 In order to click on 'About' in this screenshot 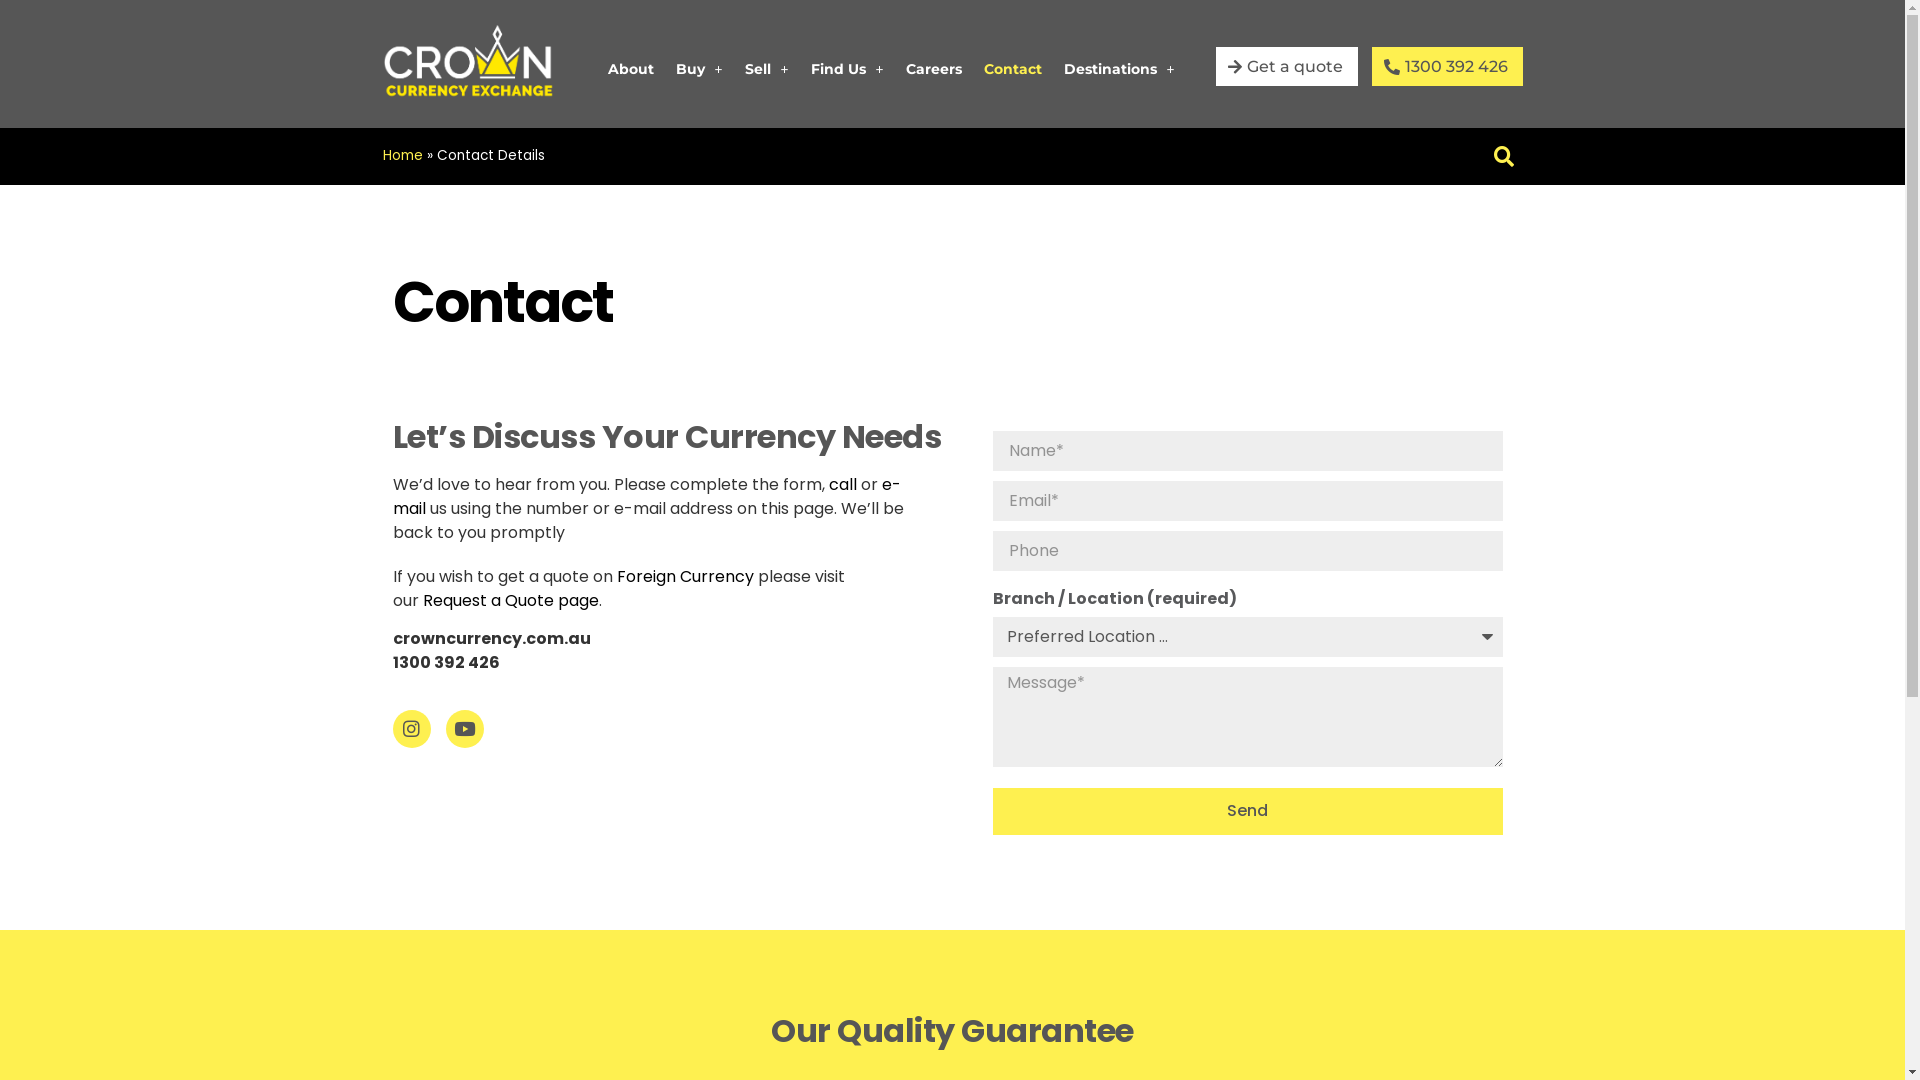, I will do `click(595, 68)`.